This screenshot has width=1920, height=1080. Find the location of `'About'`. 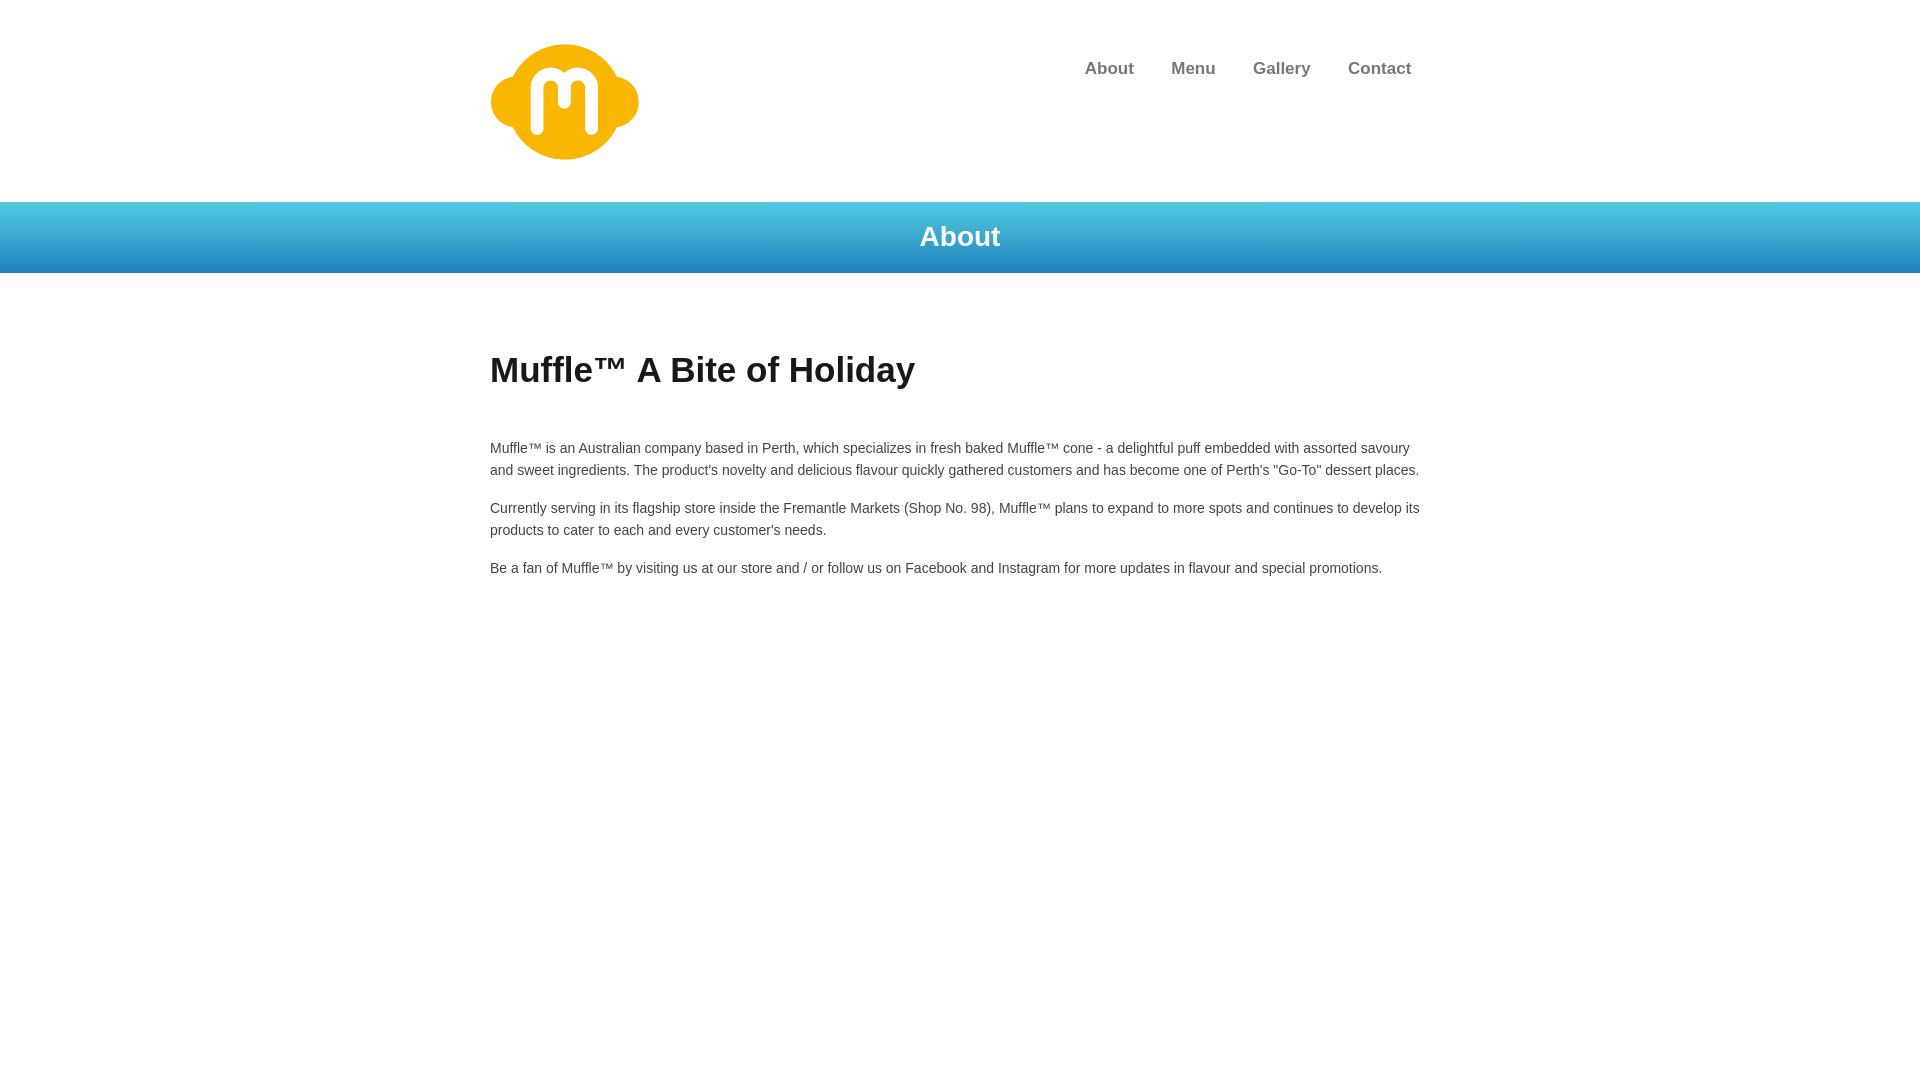

'About' is located at coordinates (1107, 68).